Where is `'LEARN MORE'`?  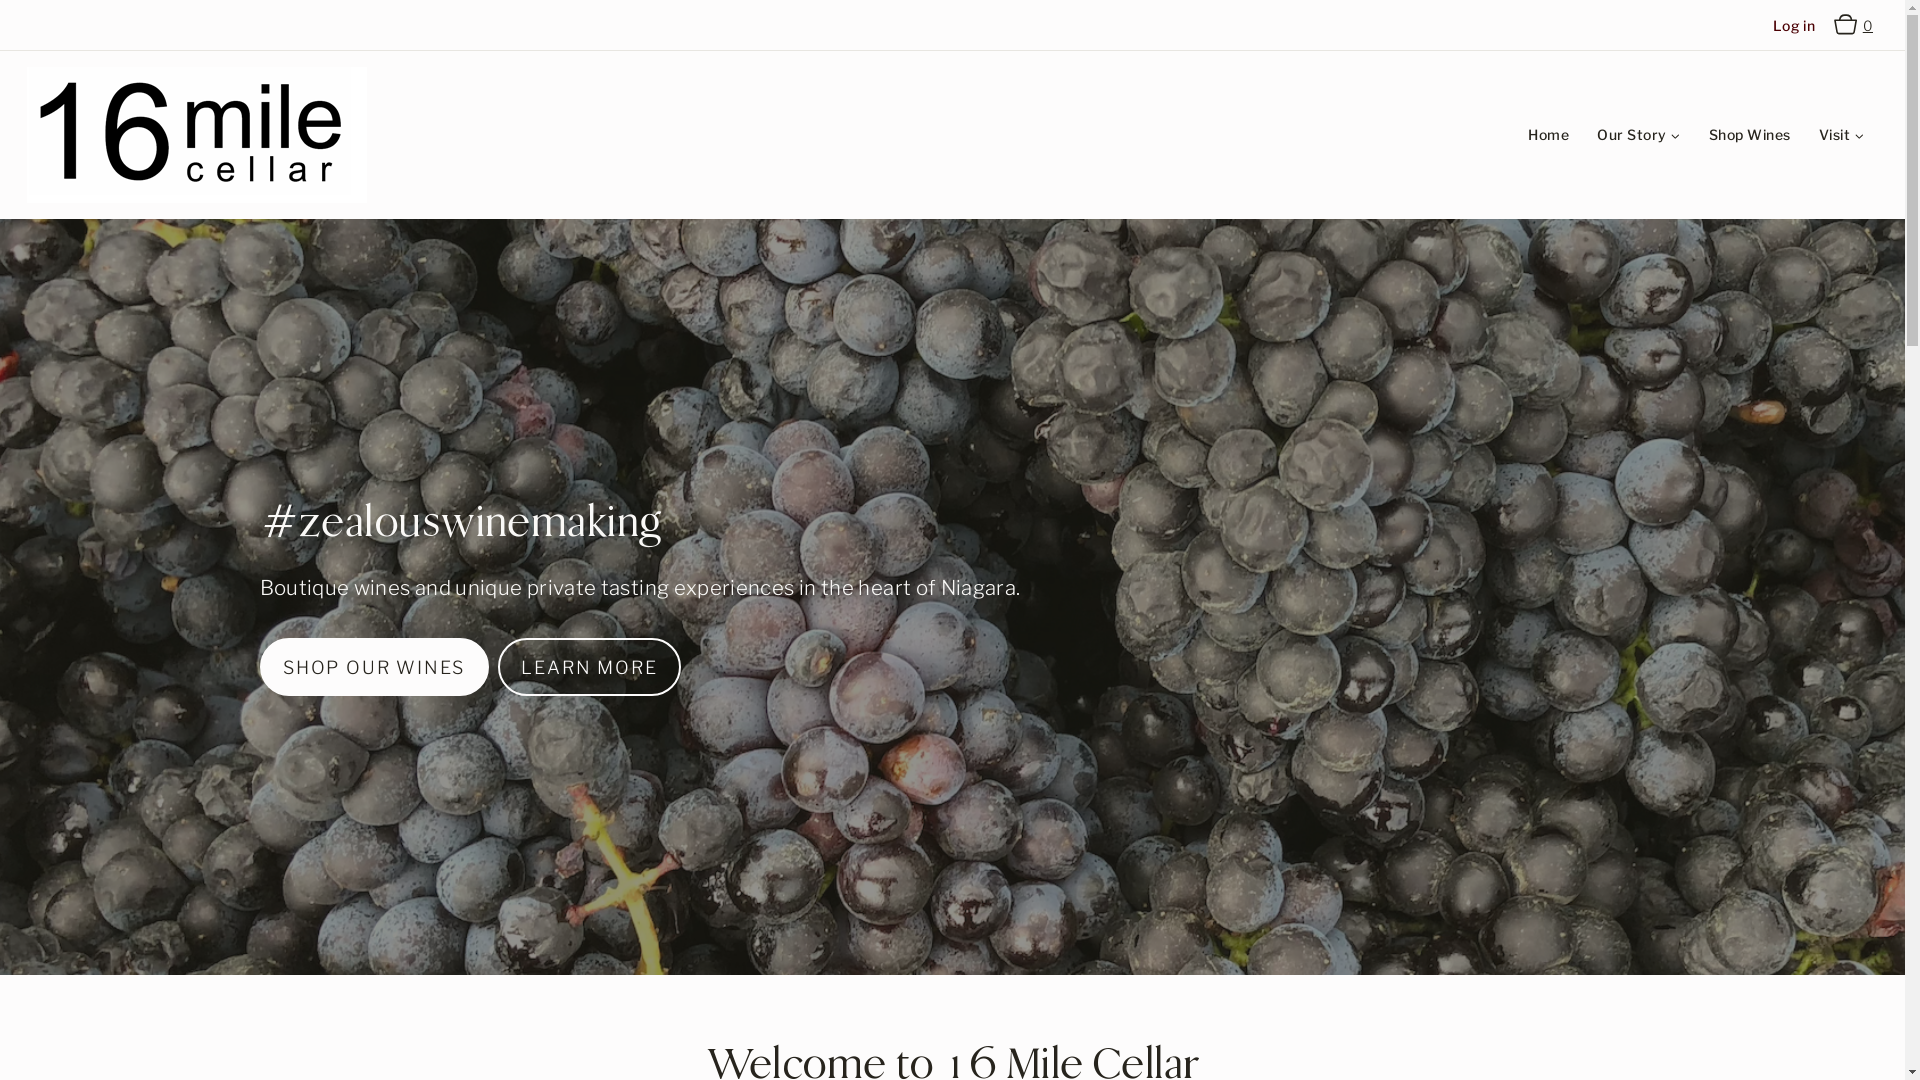
'LEARN MORE' is located at coordinates (588, 667).